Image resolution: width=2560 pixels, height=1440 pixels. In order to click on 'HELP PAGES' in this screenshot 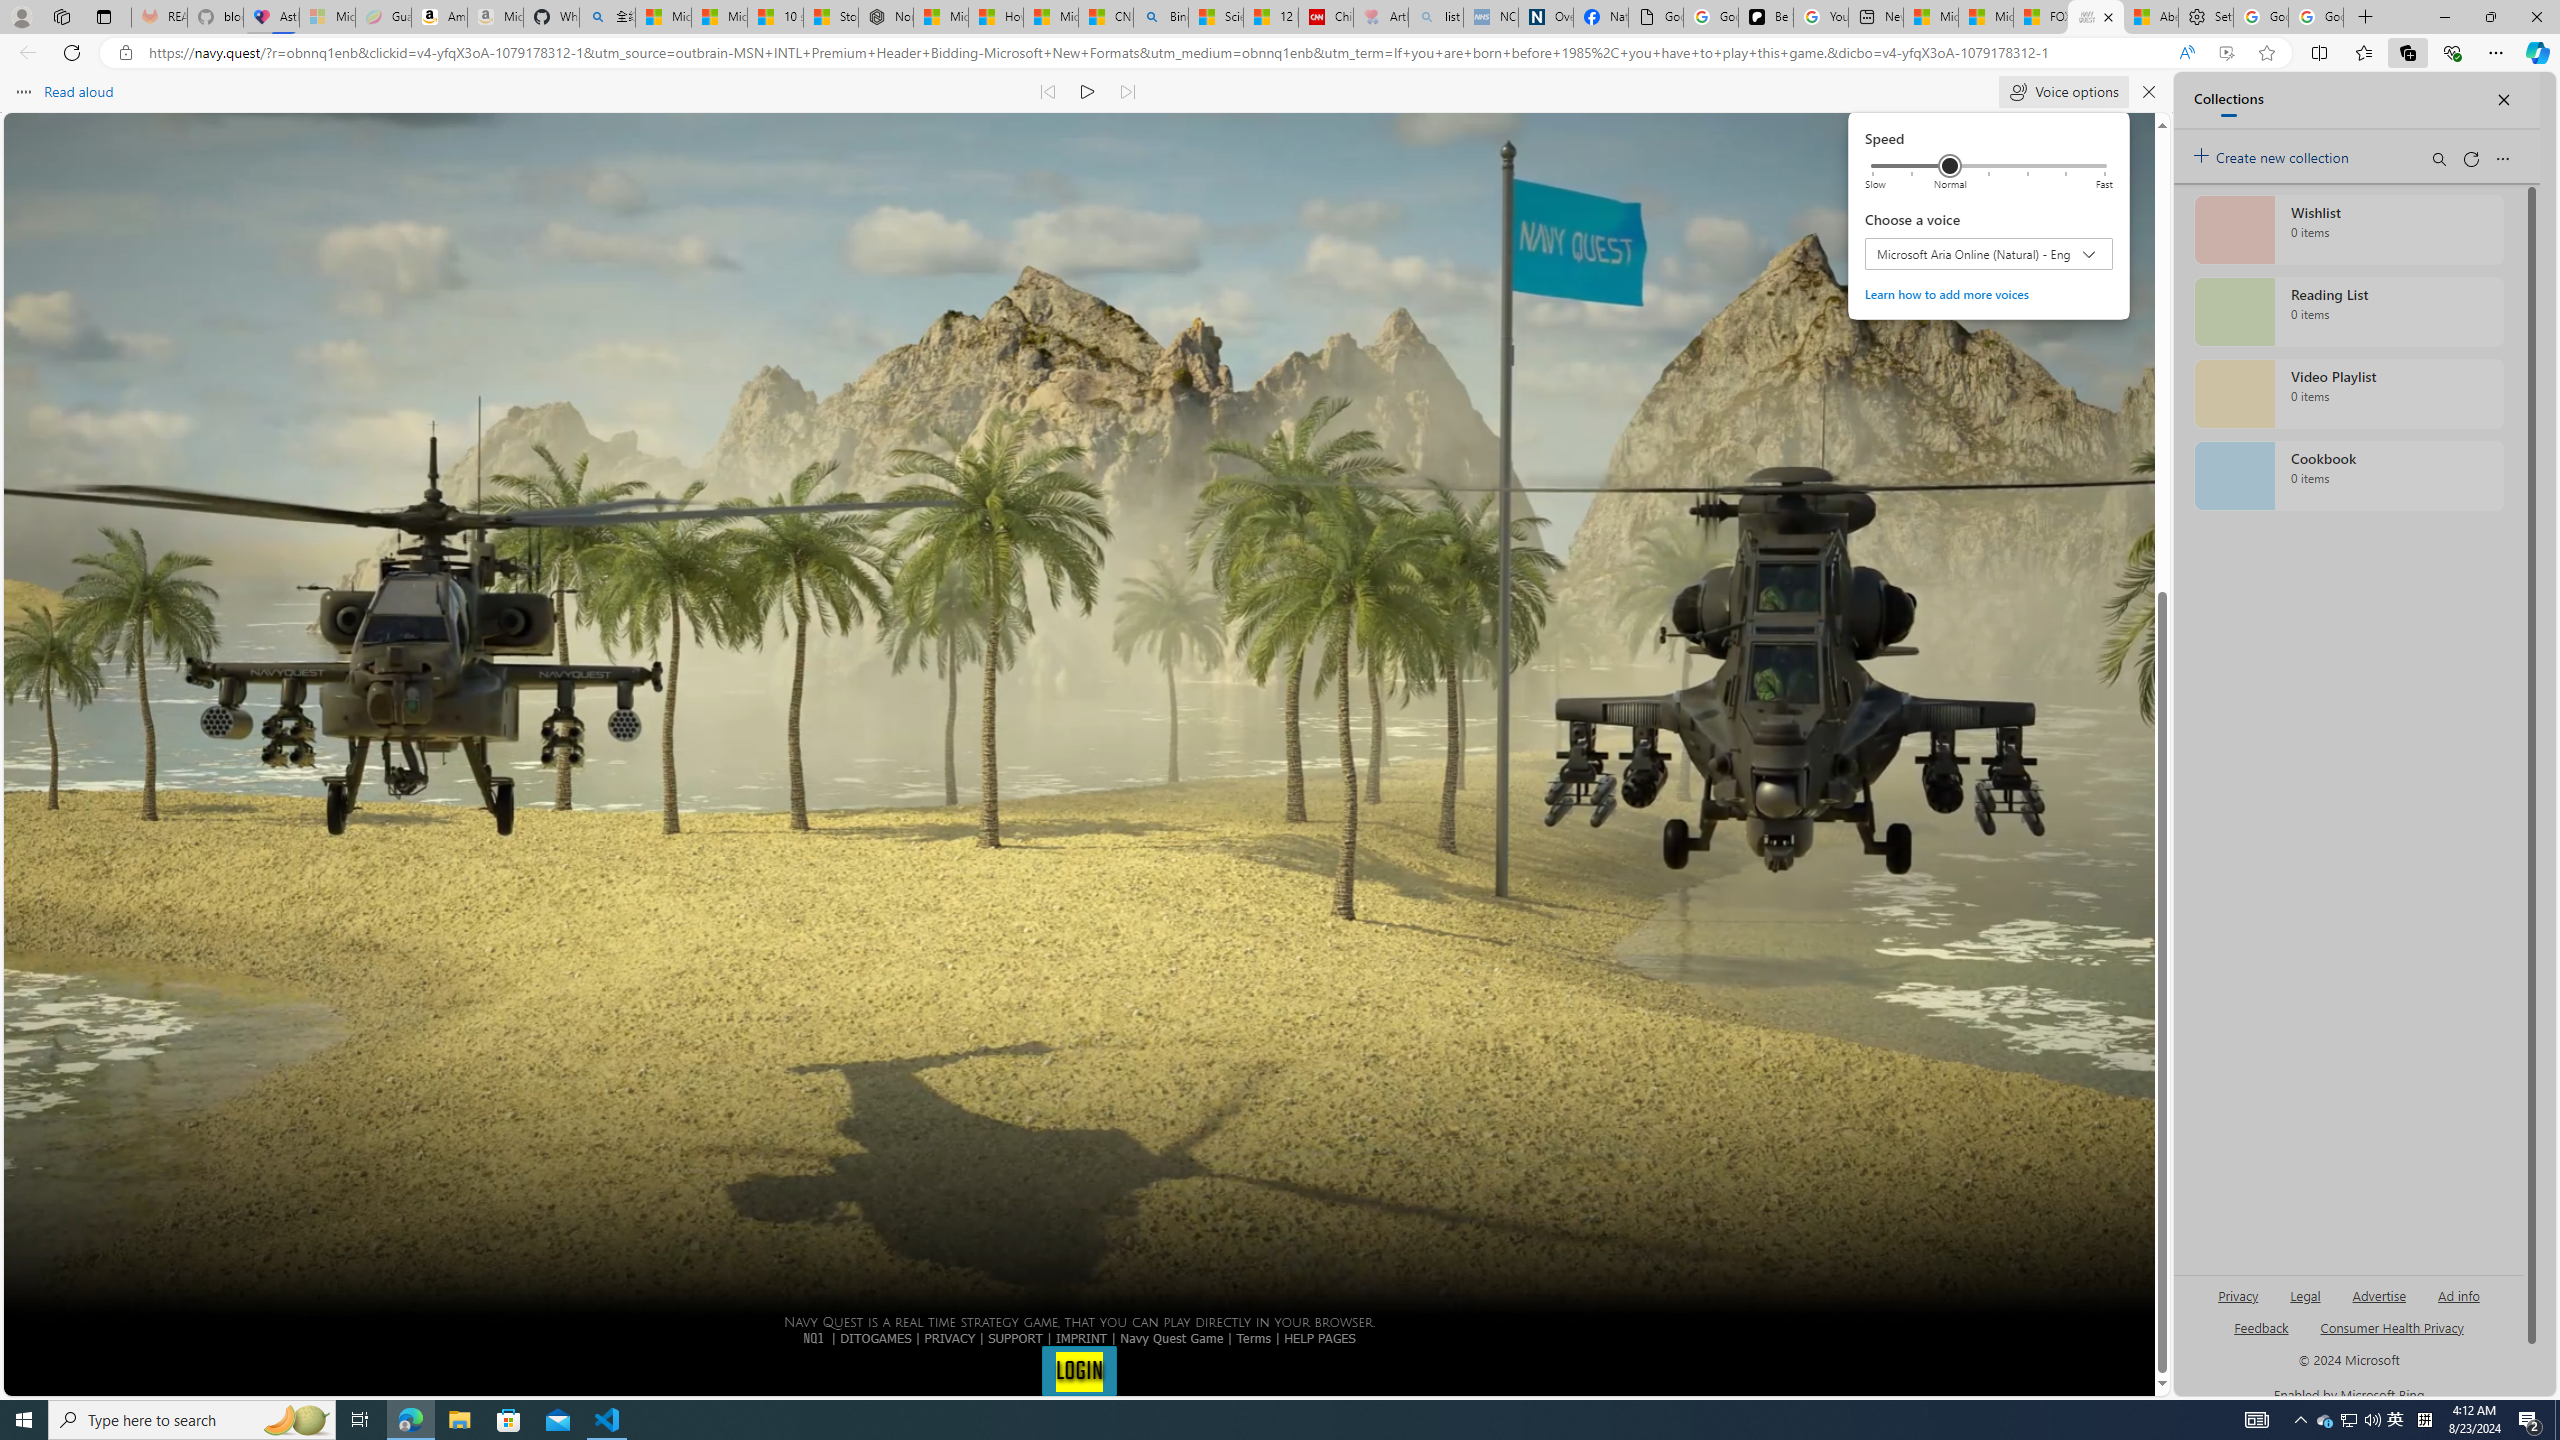, I will do `click(1320, 1336)`.